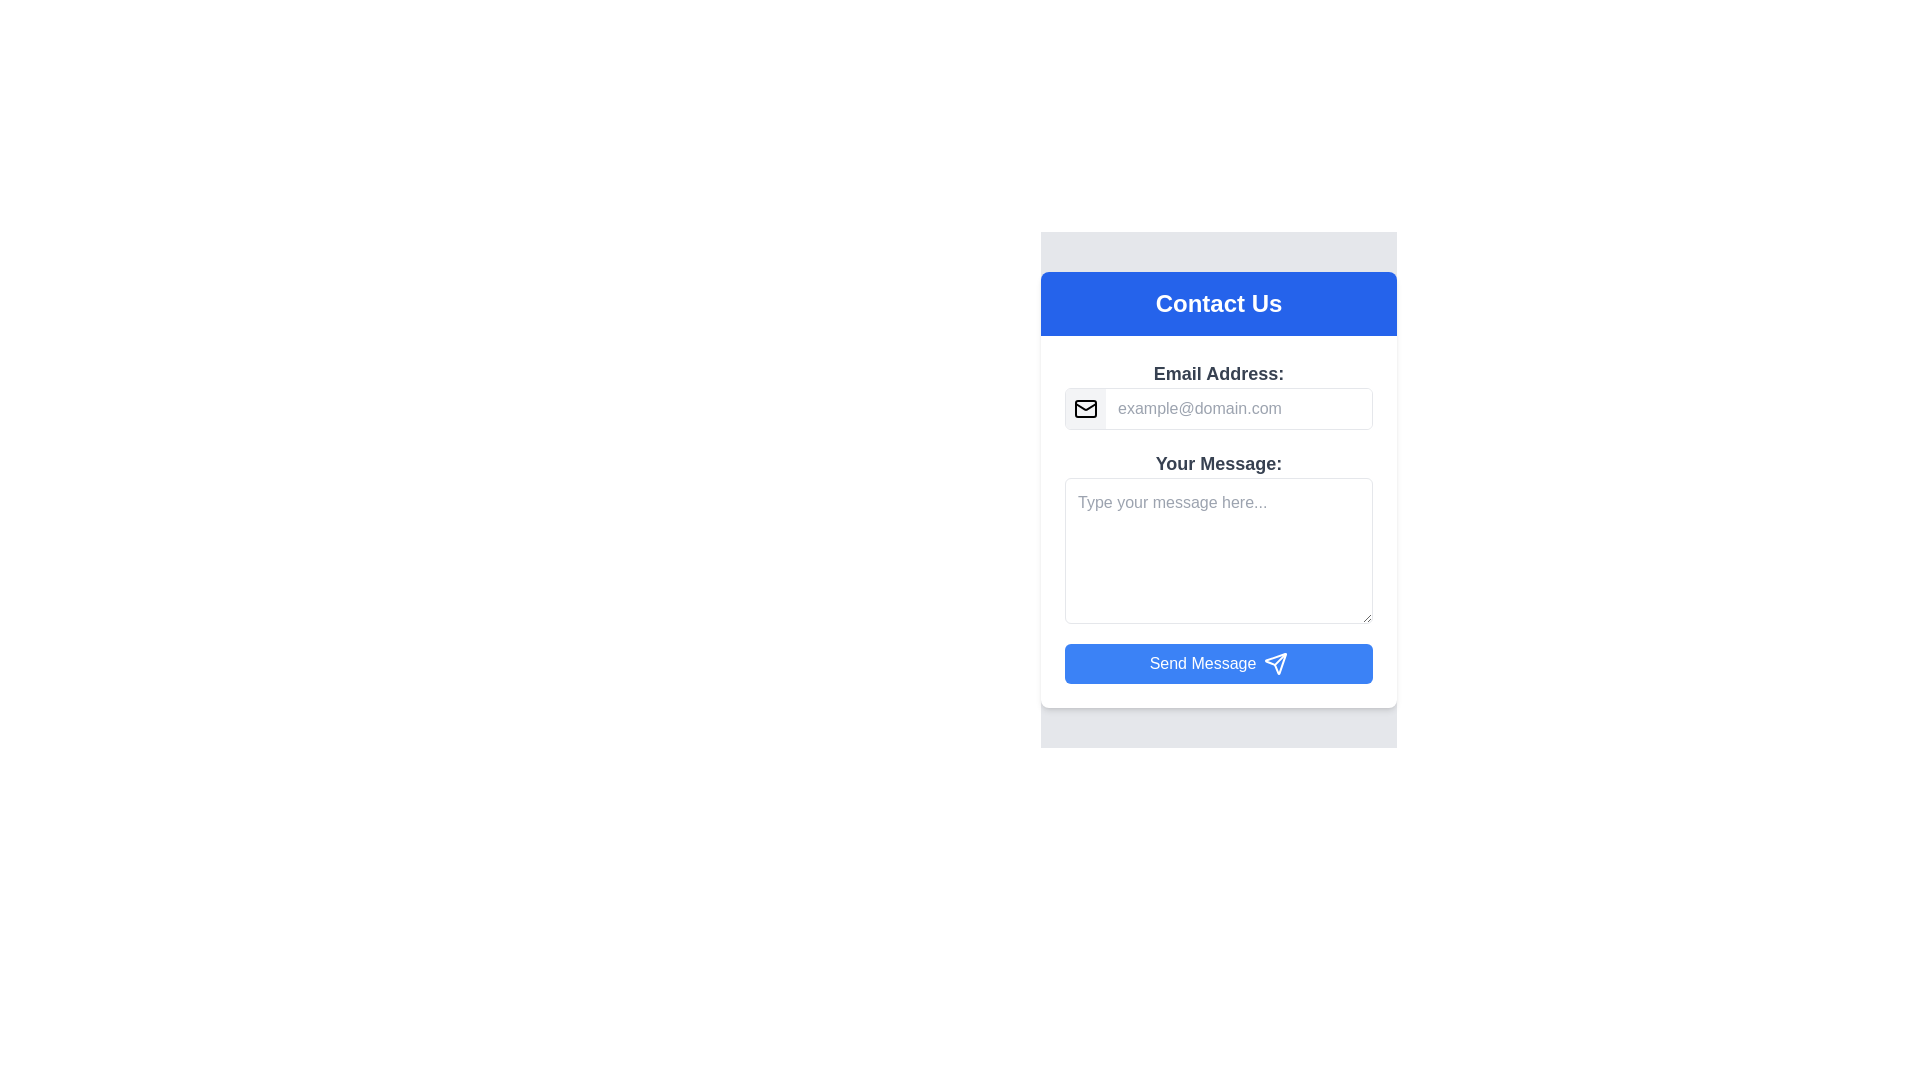  Describe the element at coordinates (1218, 663) in the screenshot. I see `the rectangular blue button with rounded edges labeled 'Send Message' located at the bottom of the contact form` at that location.